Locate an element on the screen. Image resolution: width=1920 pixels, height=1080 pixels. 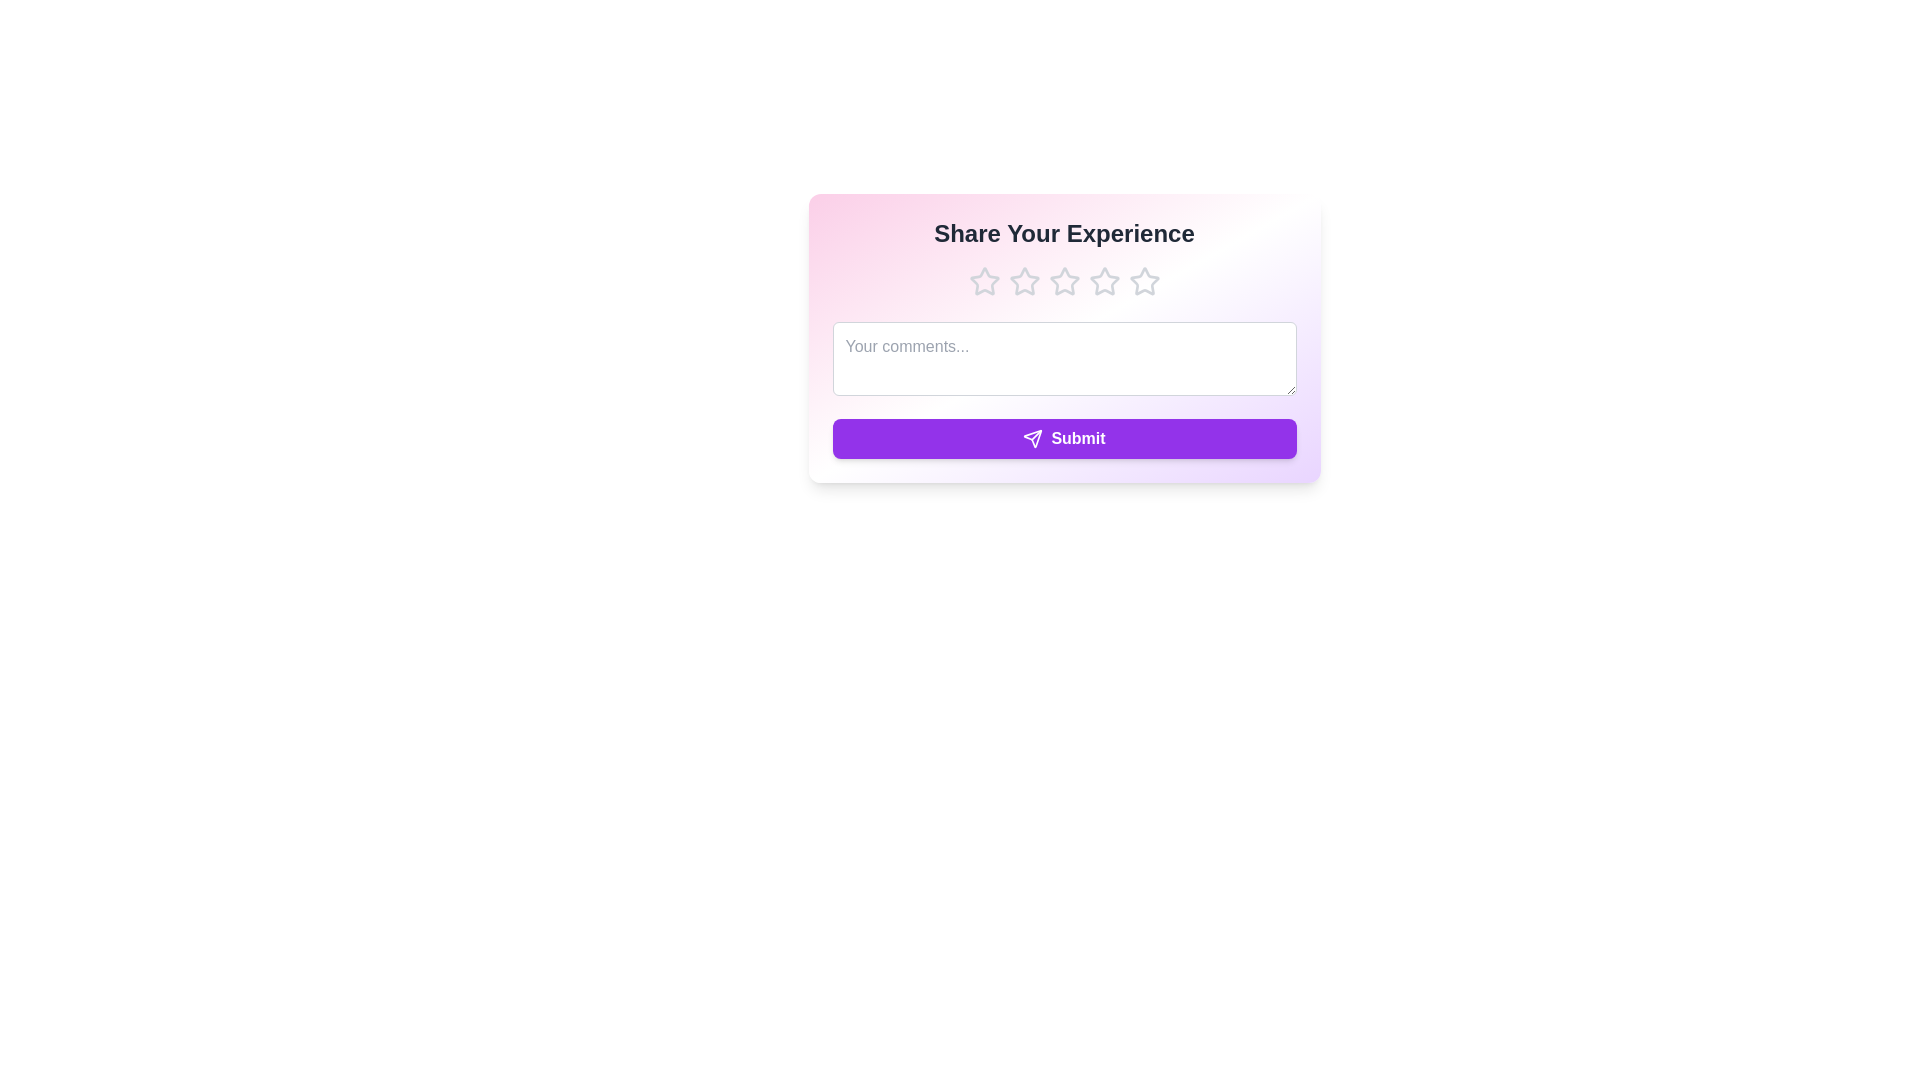
the third star in the rating widget located under the 'Share Your Experience' heading is located at coordinates (1063, 281).